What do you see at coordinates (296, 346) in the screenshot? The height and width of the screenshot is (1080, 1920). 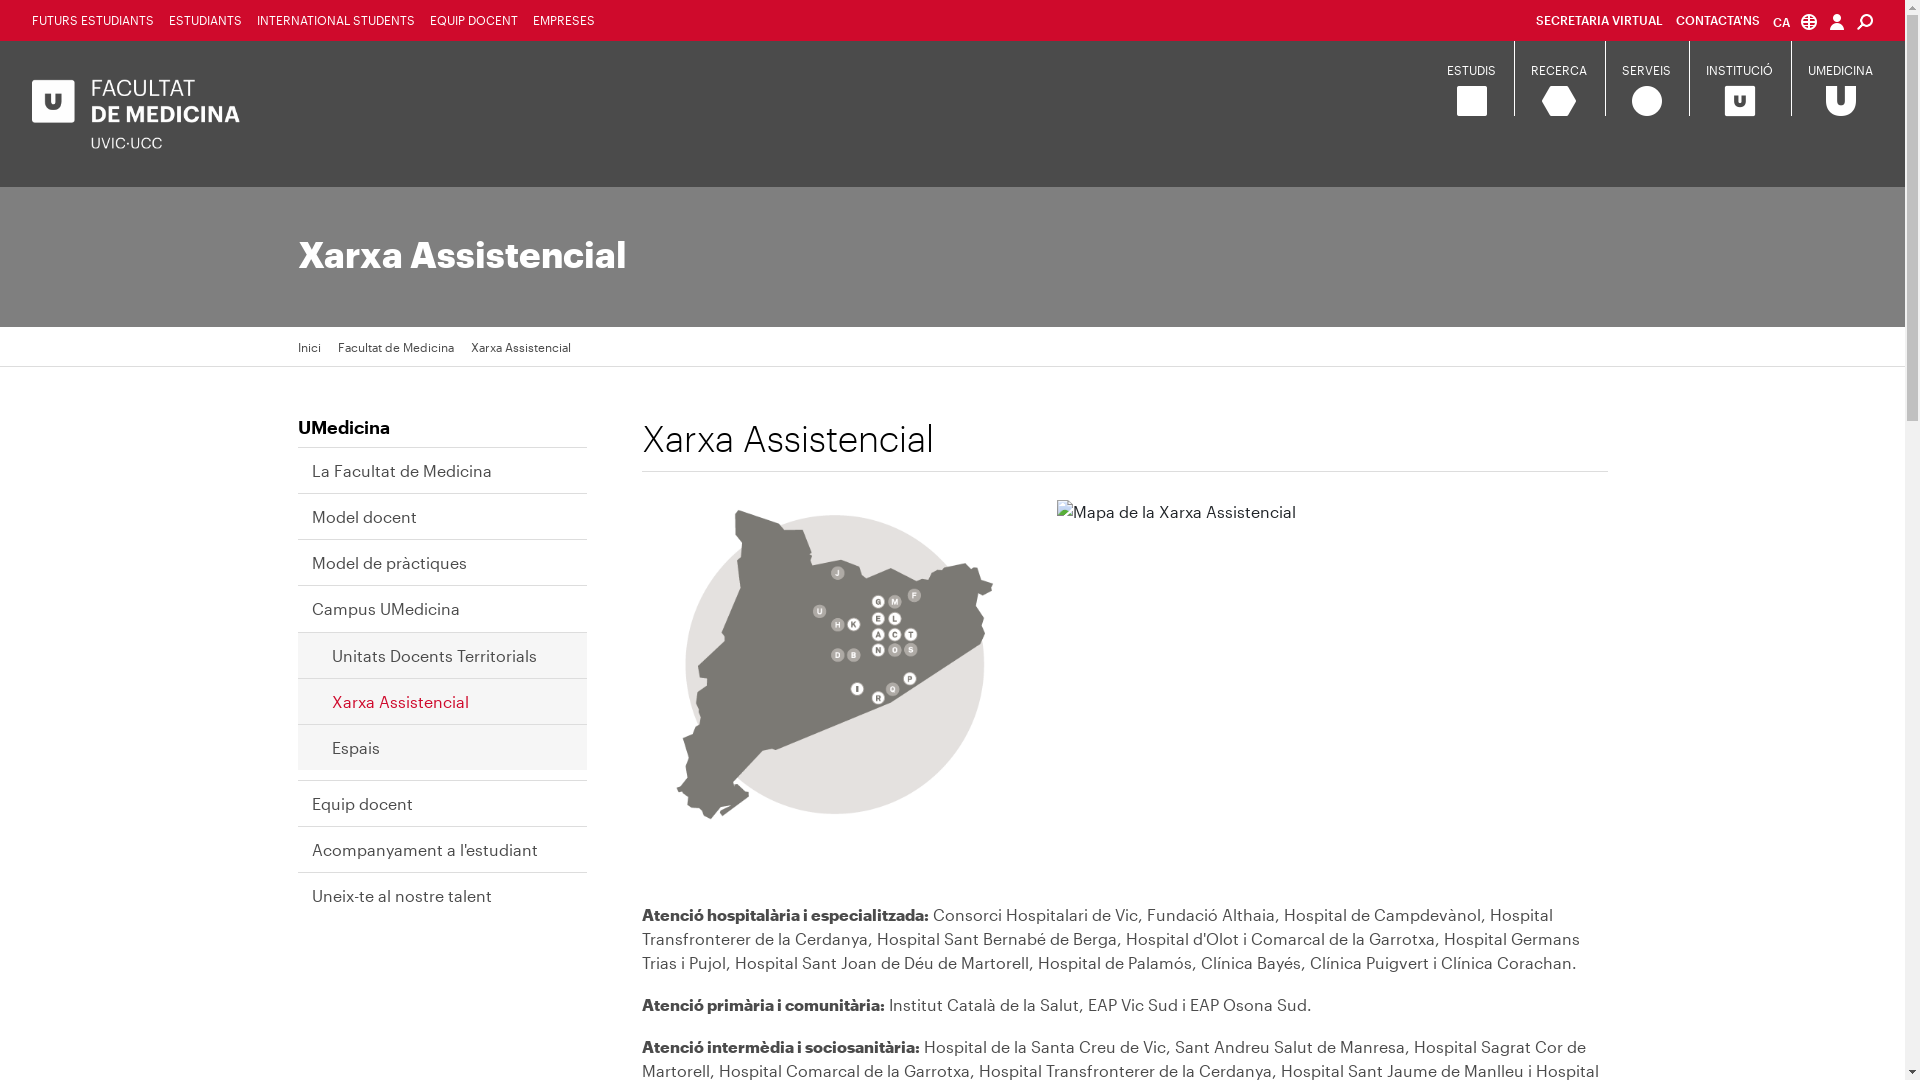 I see `'Inici'` at bounding box center [296, 346].